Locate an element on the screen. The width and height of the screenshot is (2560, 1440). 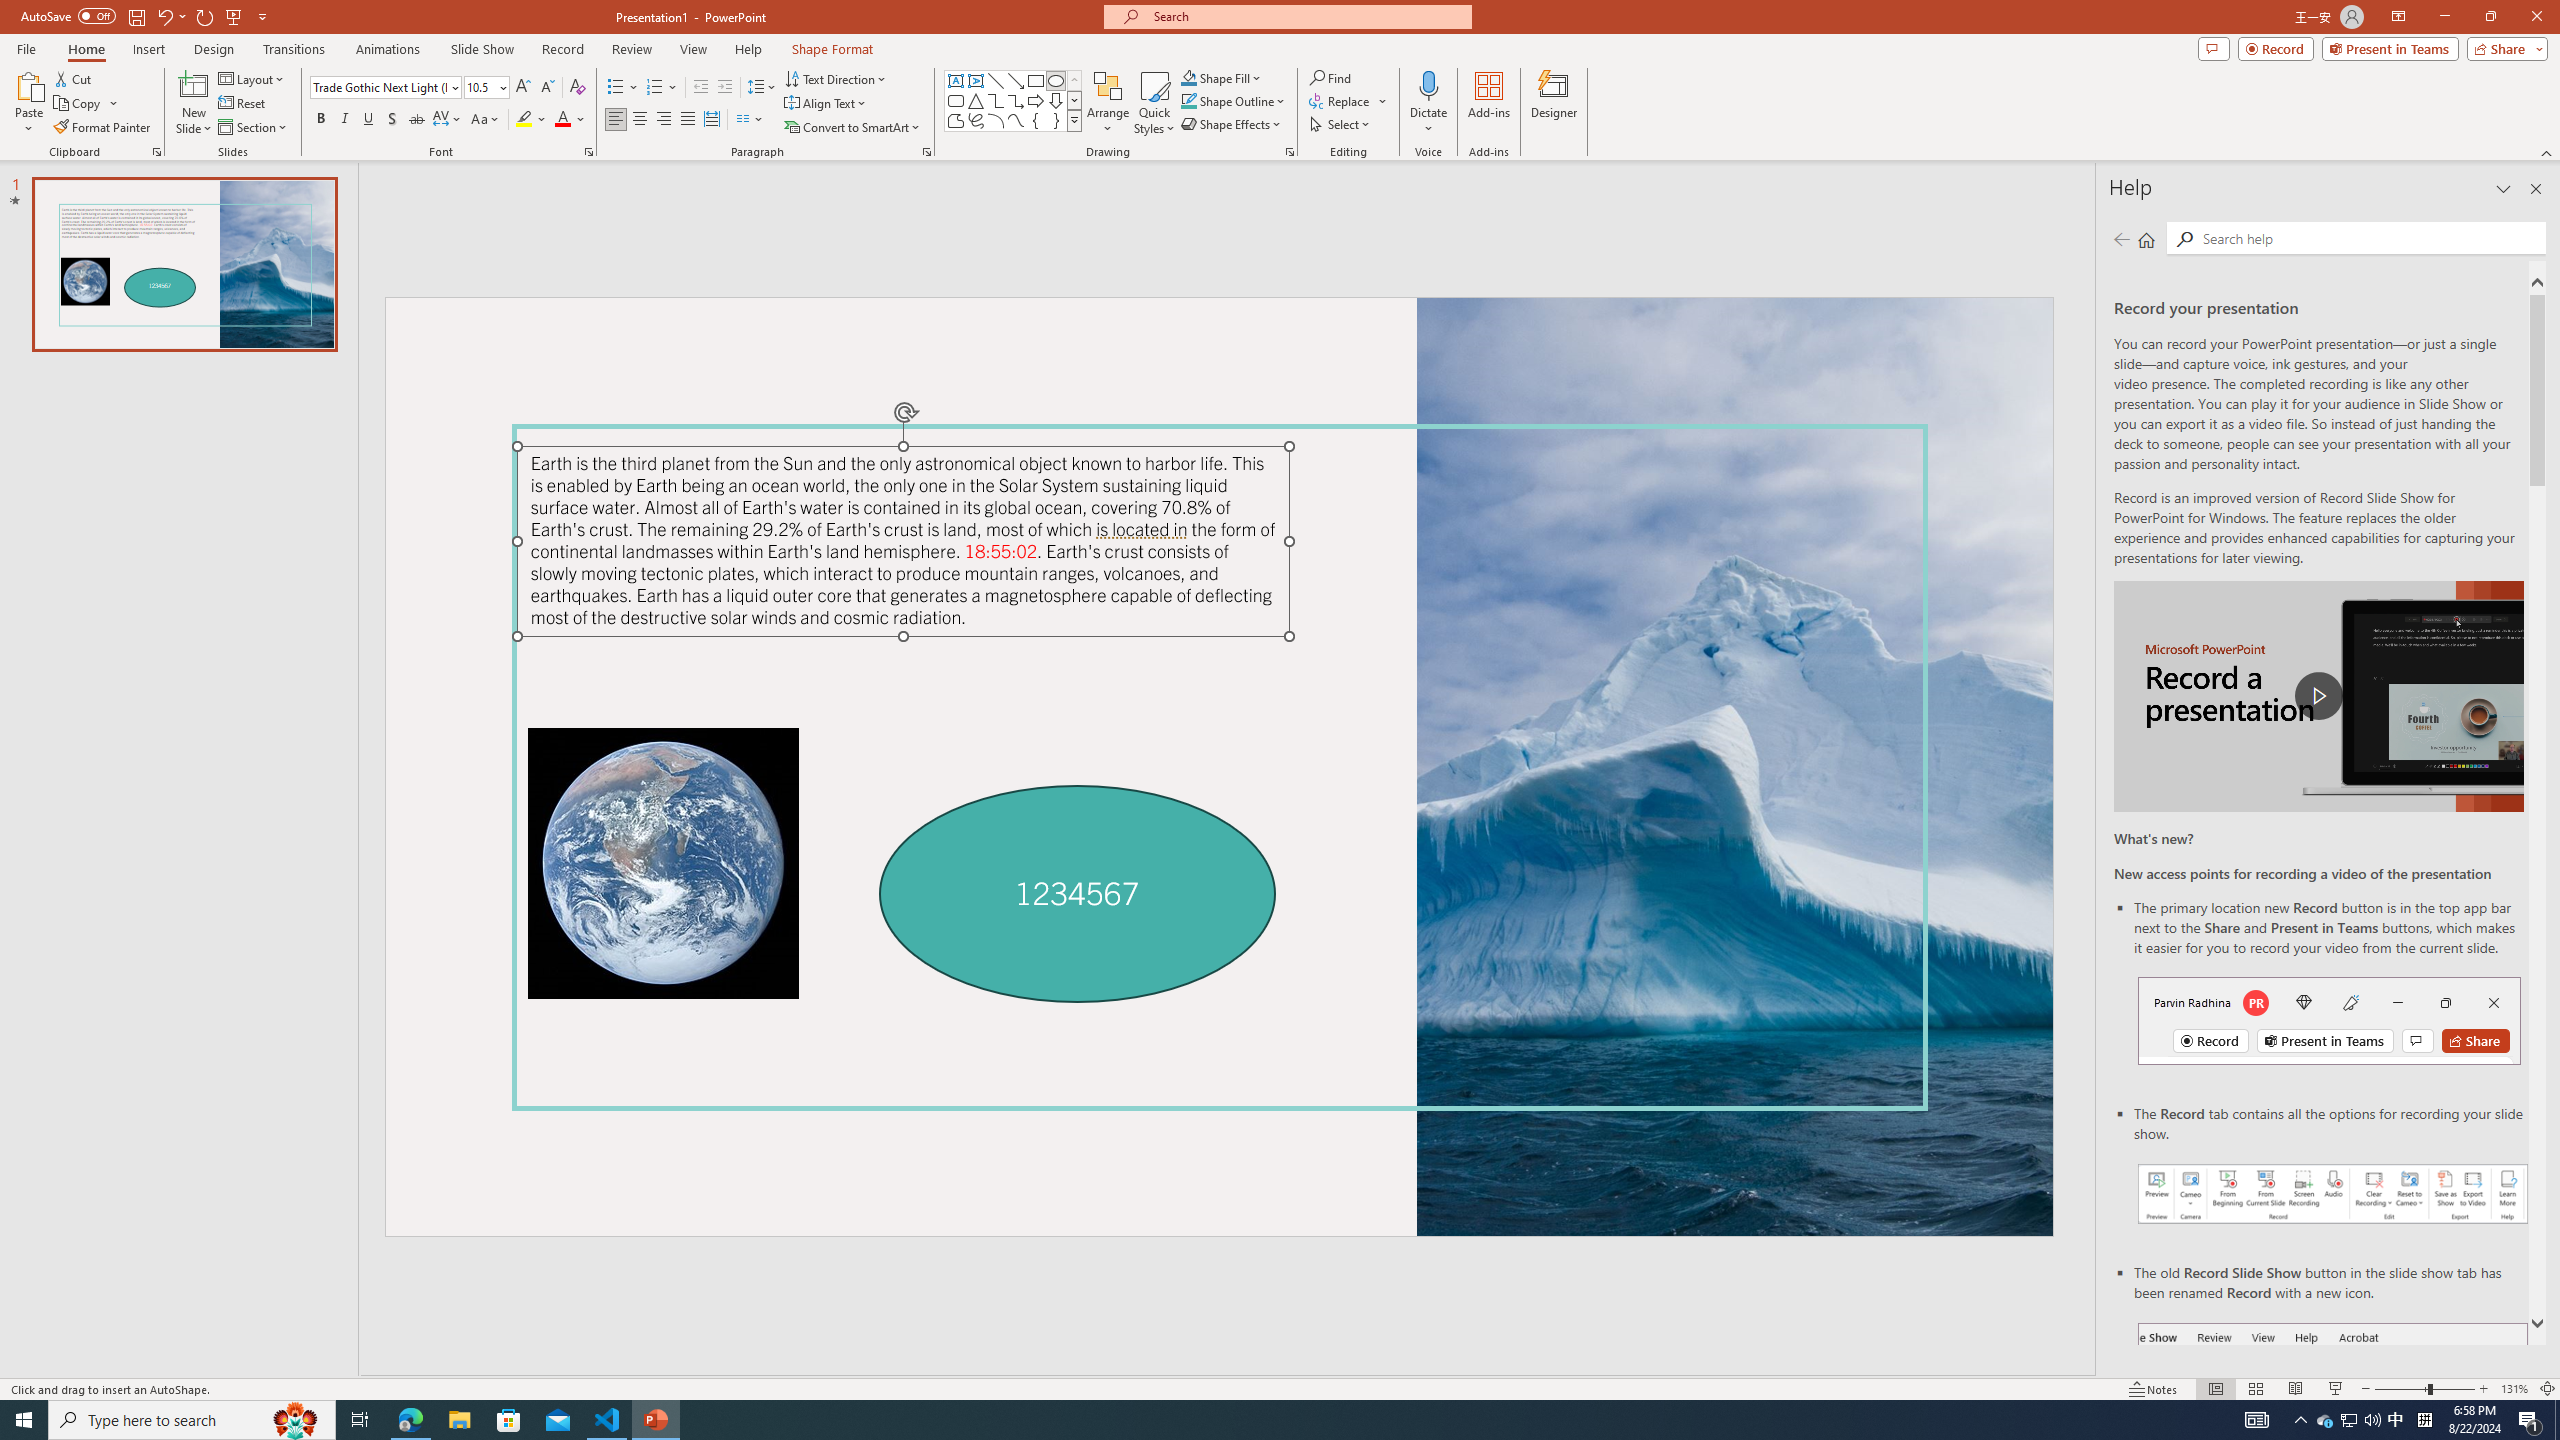
'Zoom' is located at coordinates (2425, 1389).